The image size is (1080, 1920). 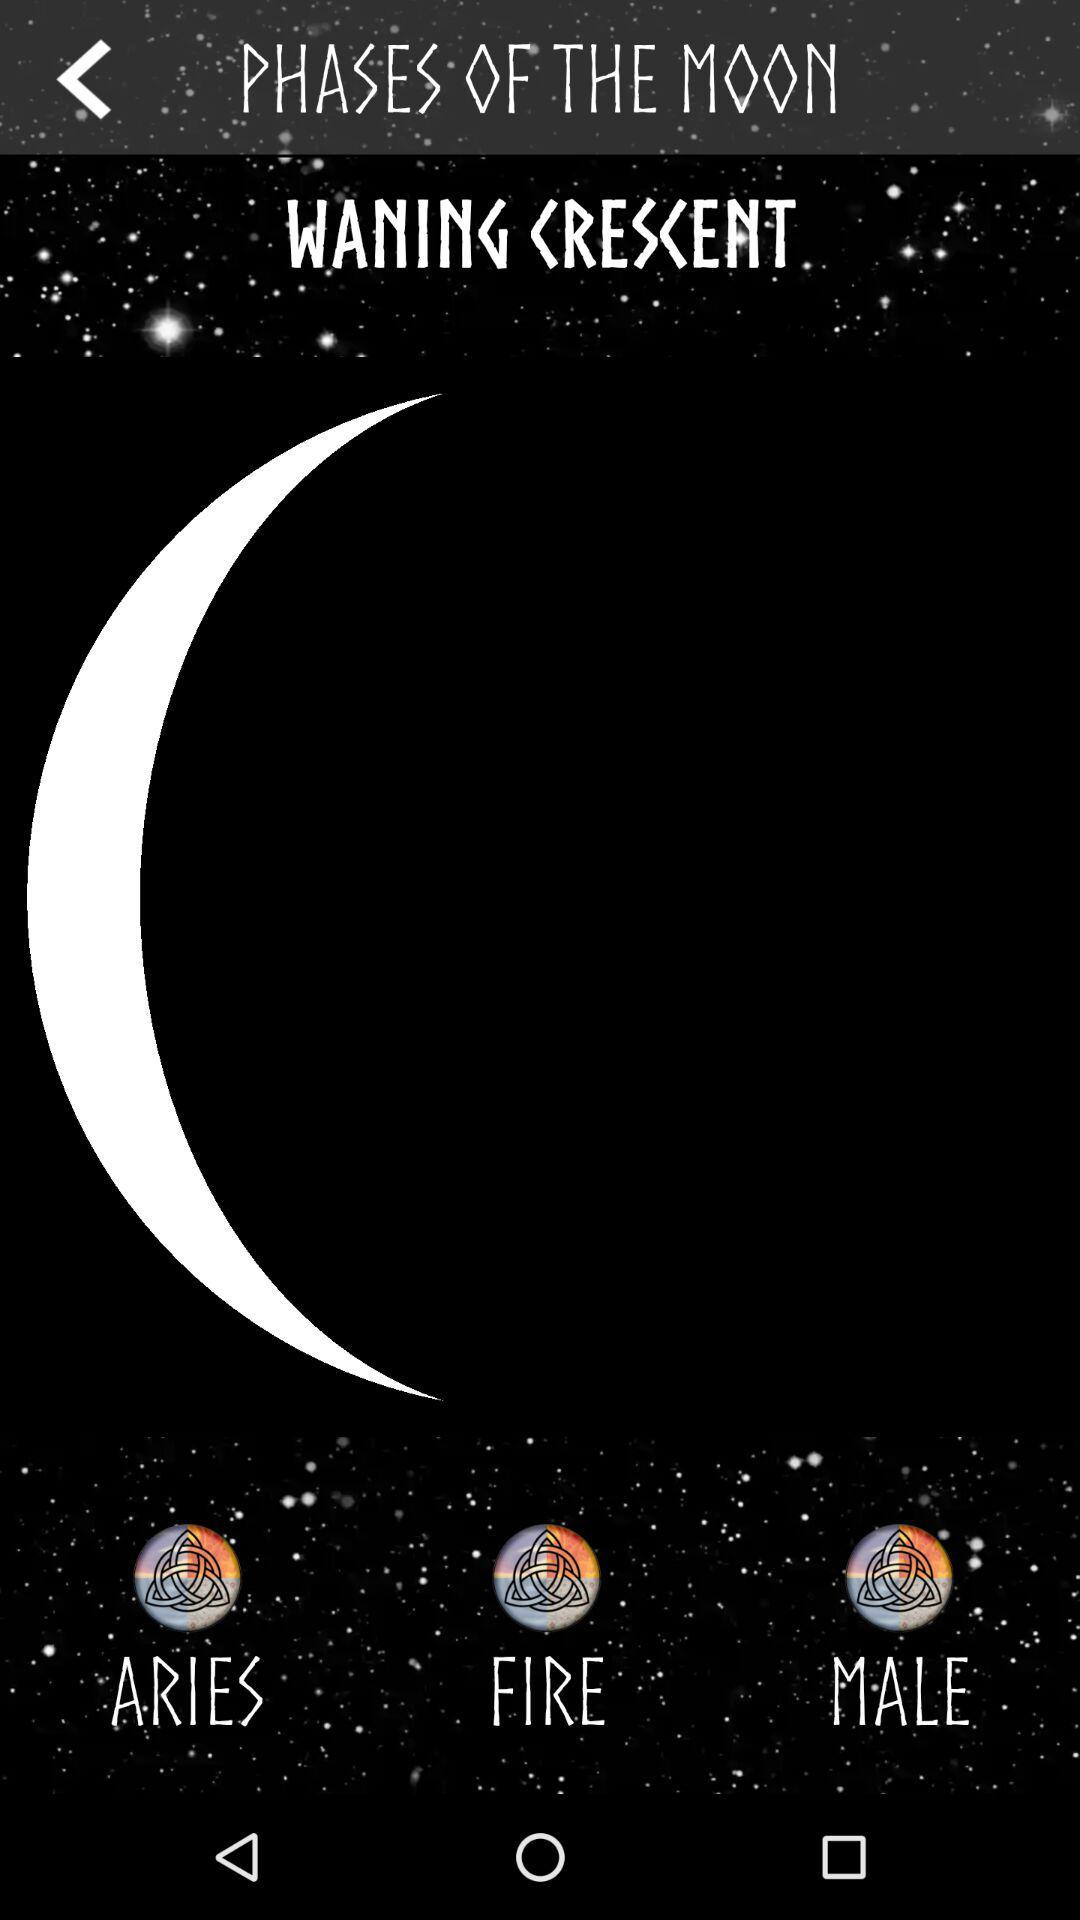 I want to click on go previous page, so click(x=102, y=78).